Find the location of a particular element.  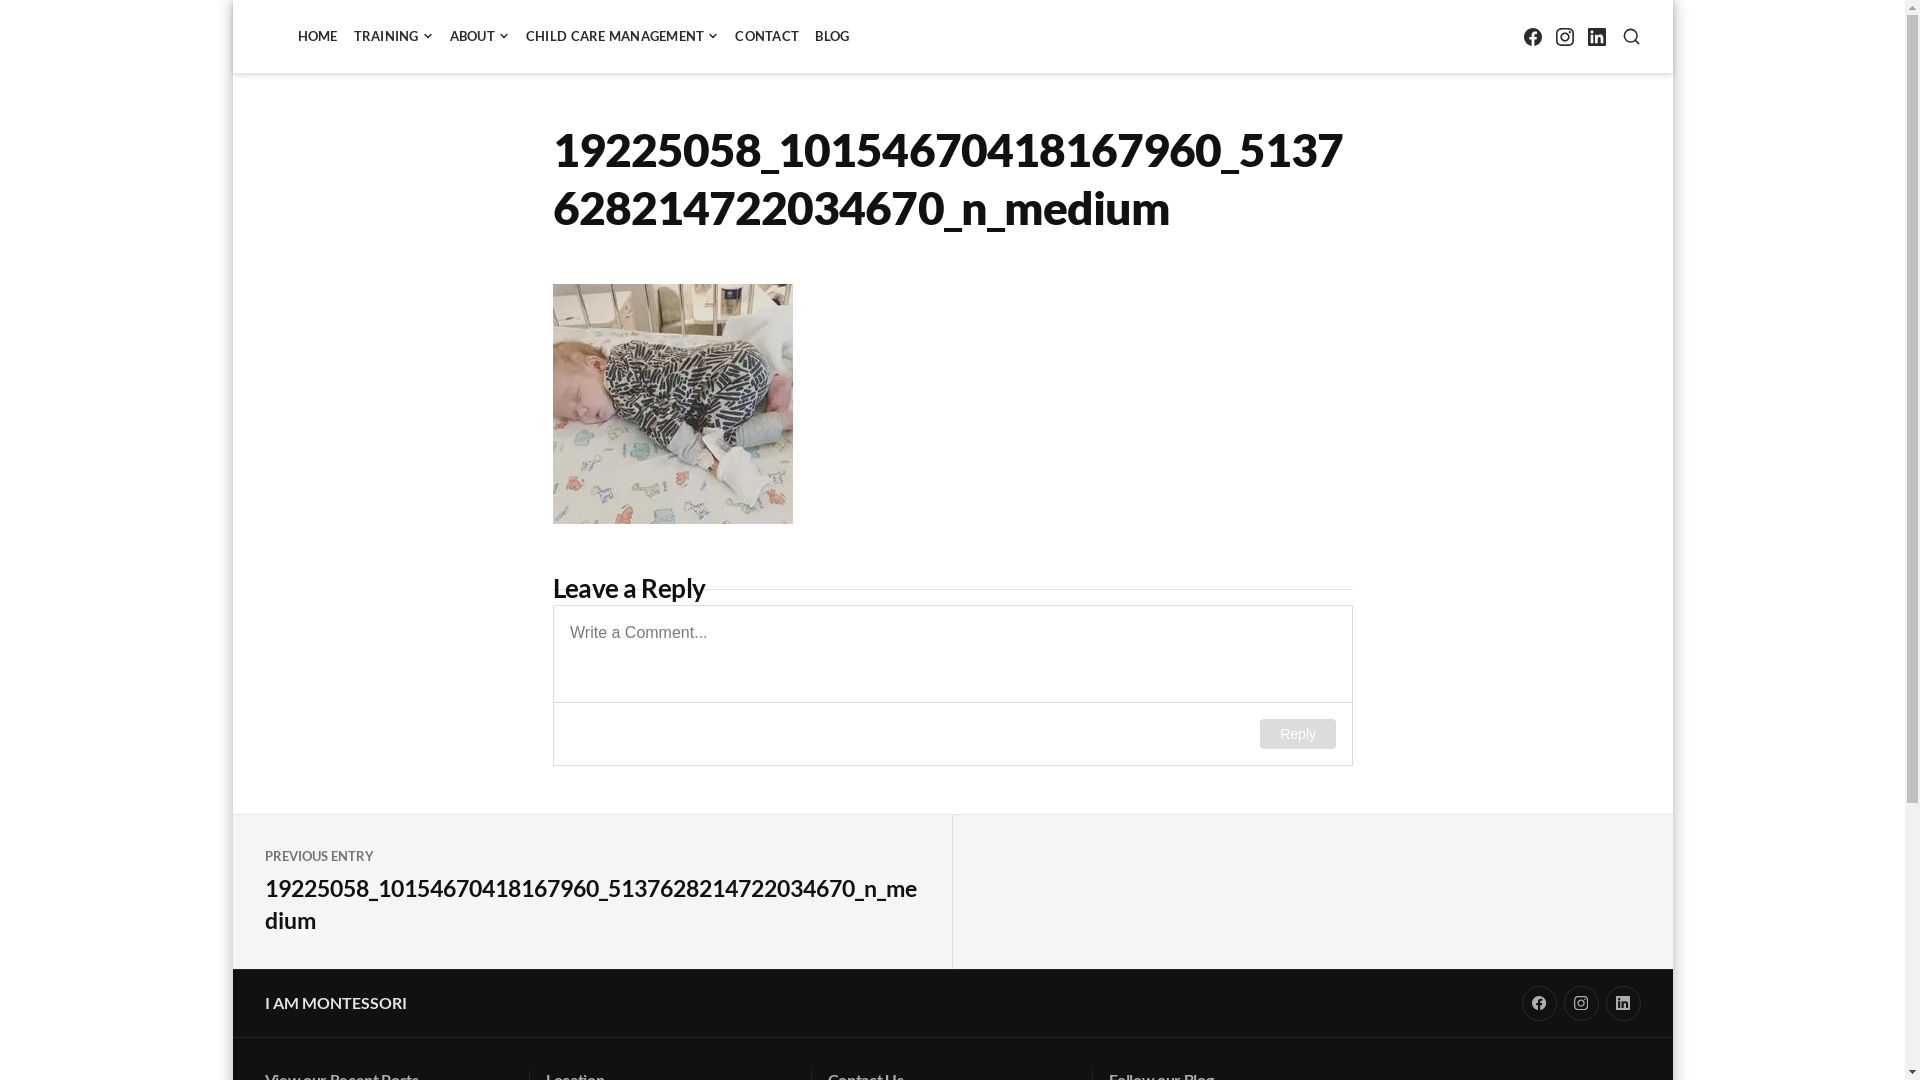

'CHILD CARE MANAGEMENT' is located at coordinates (621, 36).